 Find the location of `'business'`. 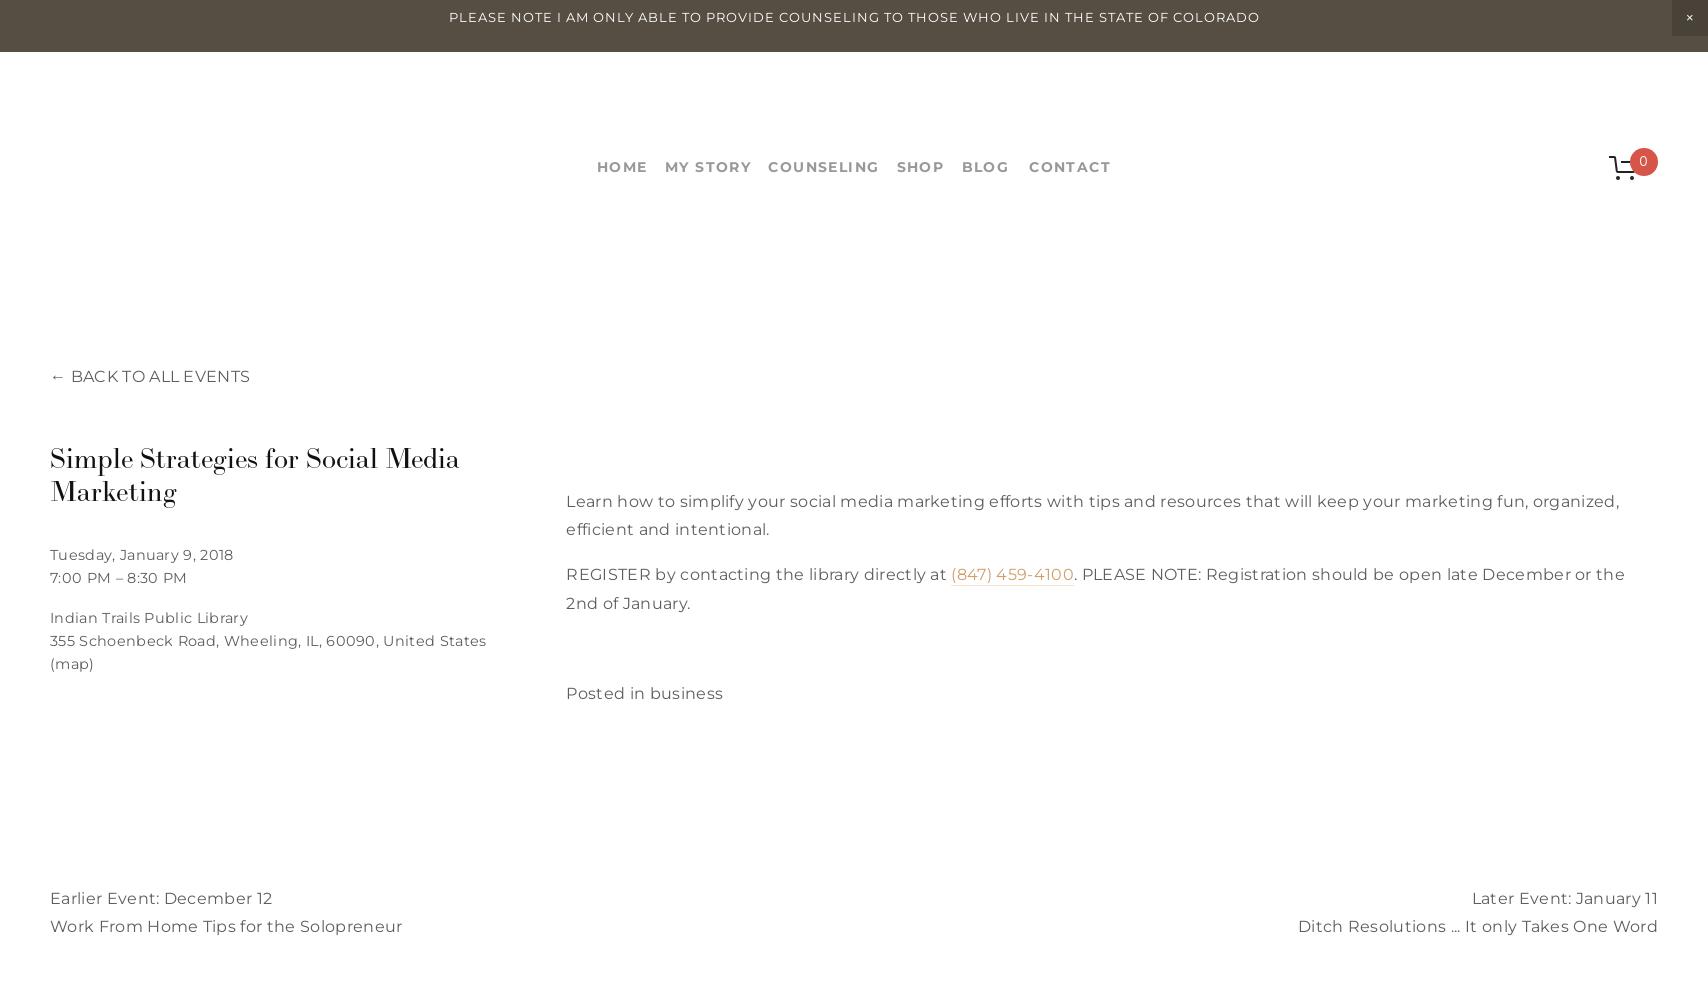

'business' is located at coordinates (685, 691).